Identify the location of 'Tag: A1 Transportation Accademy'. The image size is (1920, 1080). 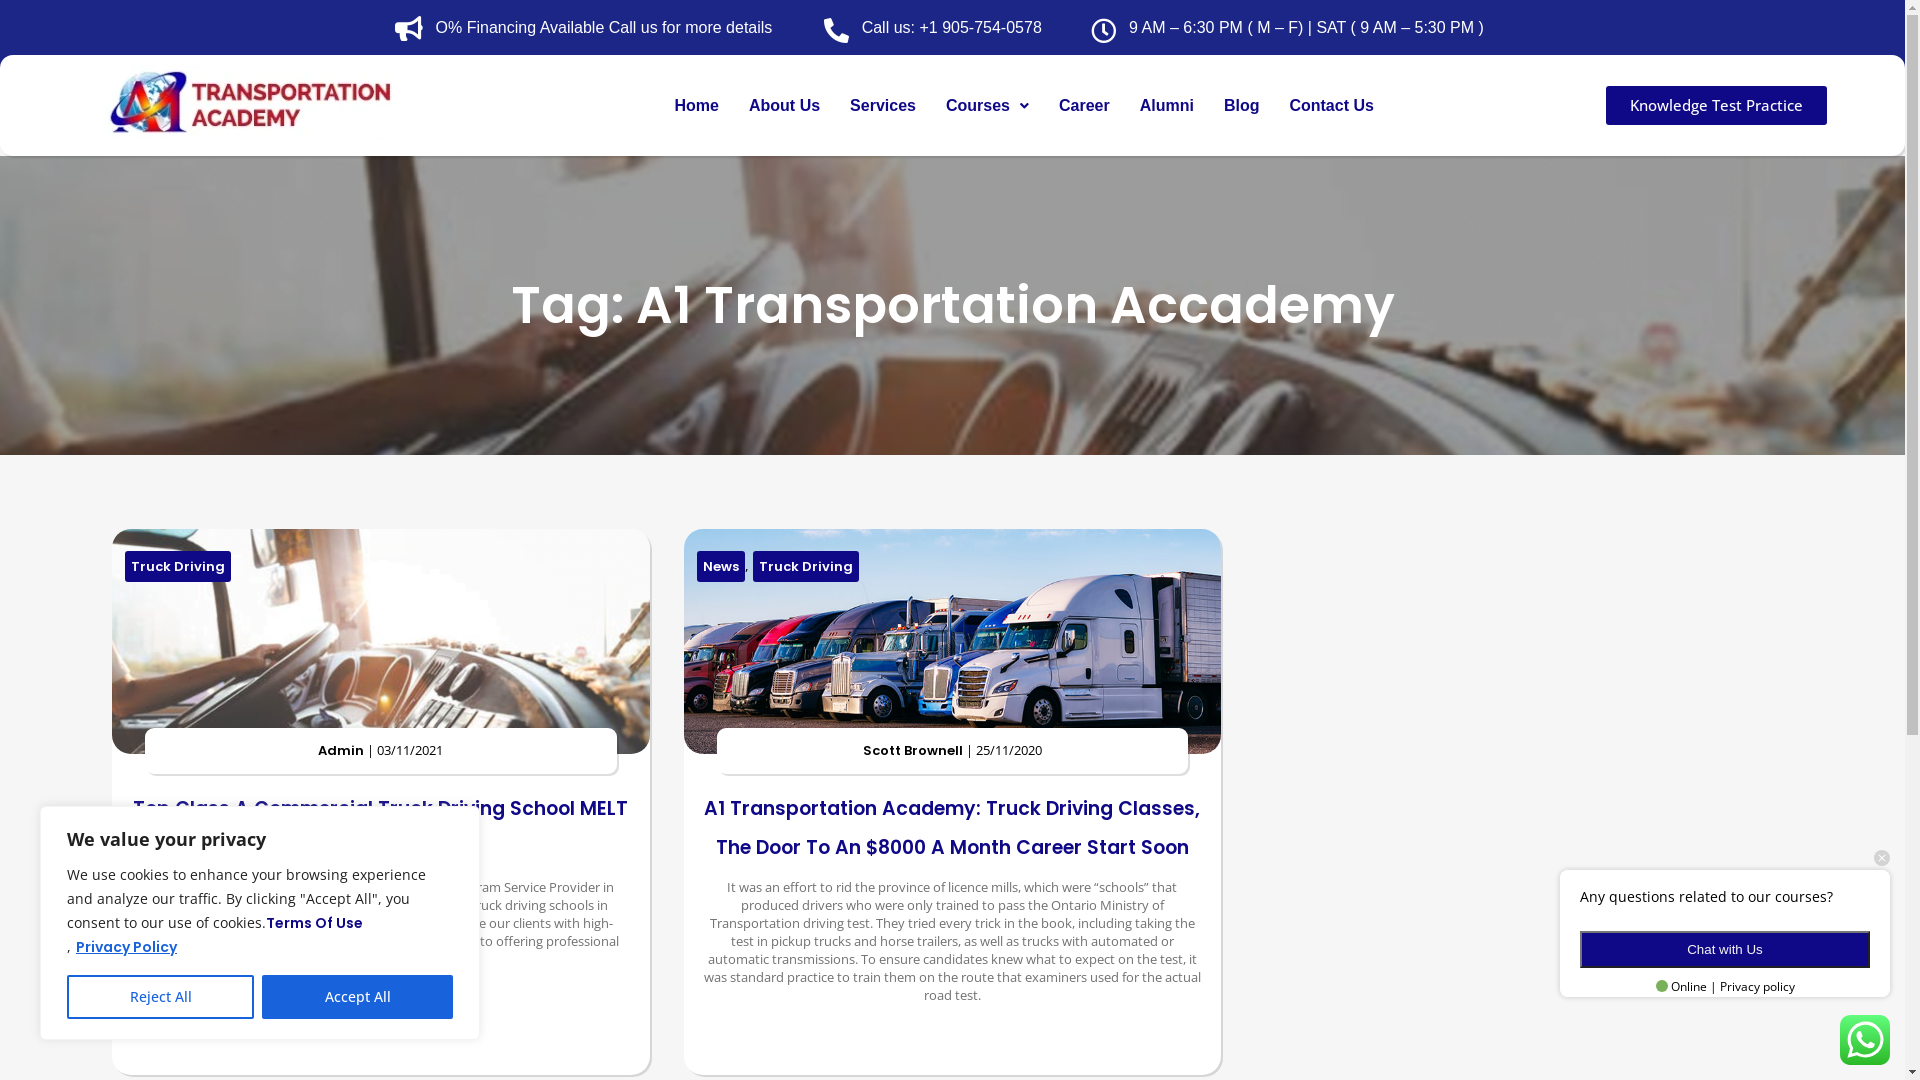
(950, 304).